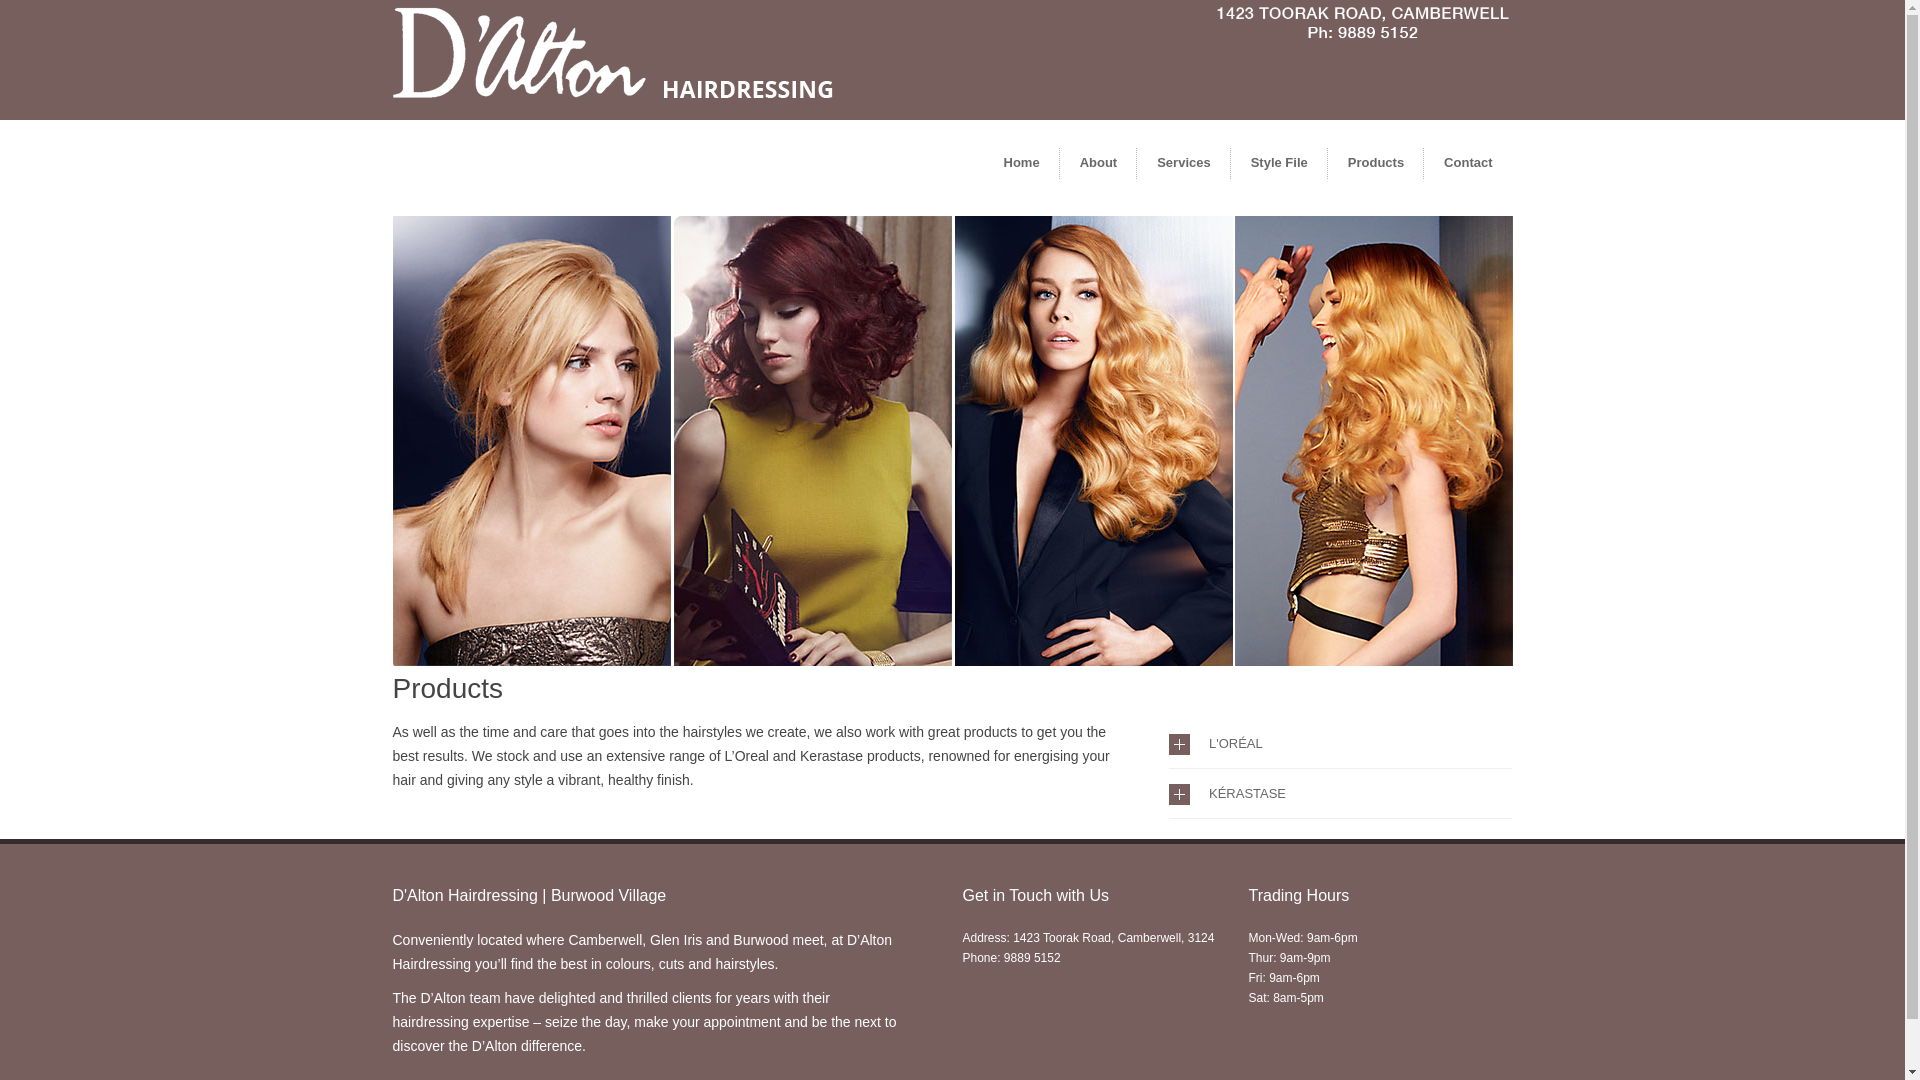 This screenshot has width=1920, height=1080. I want to click on 'Home', so click(983, 161).